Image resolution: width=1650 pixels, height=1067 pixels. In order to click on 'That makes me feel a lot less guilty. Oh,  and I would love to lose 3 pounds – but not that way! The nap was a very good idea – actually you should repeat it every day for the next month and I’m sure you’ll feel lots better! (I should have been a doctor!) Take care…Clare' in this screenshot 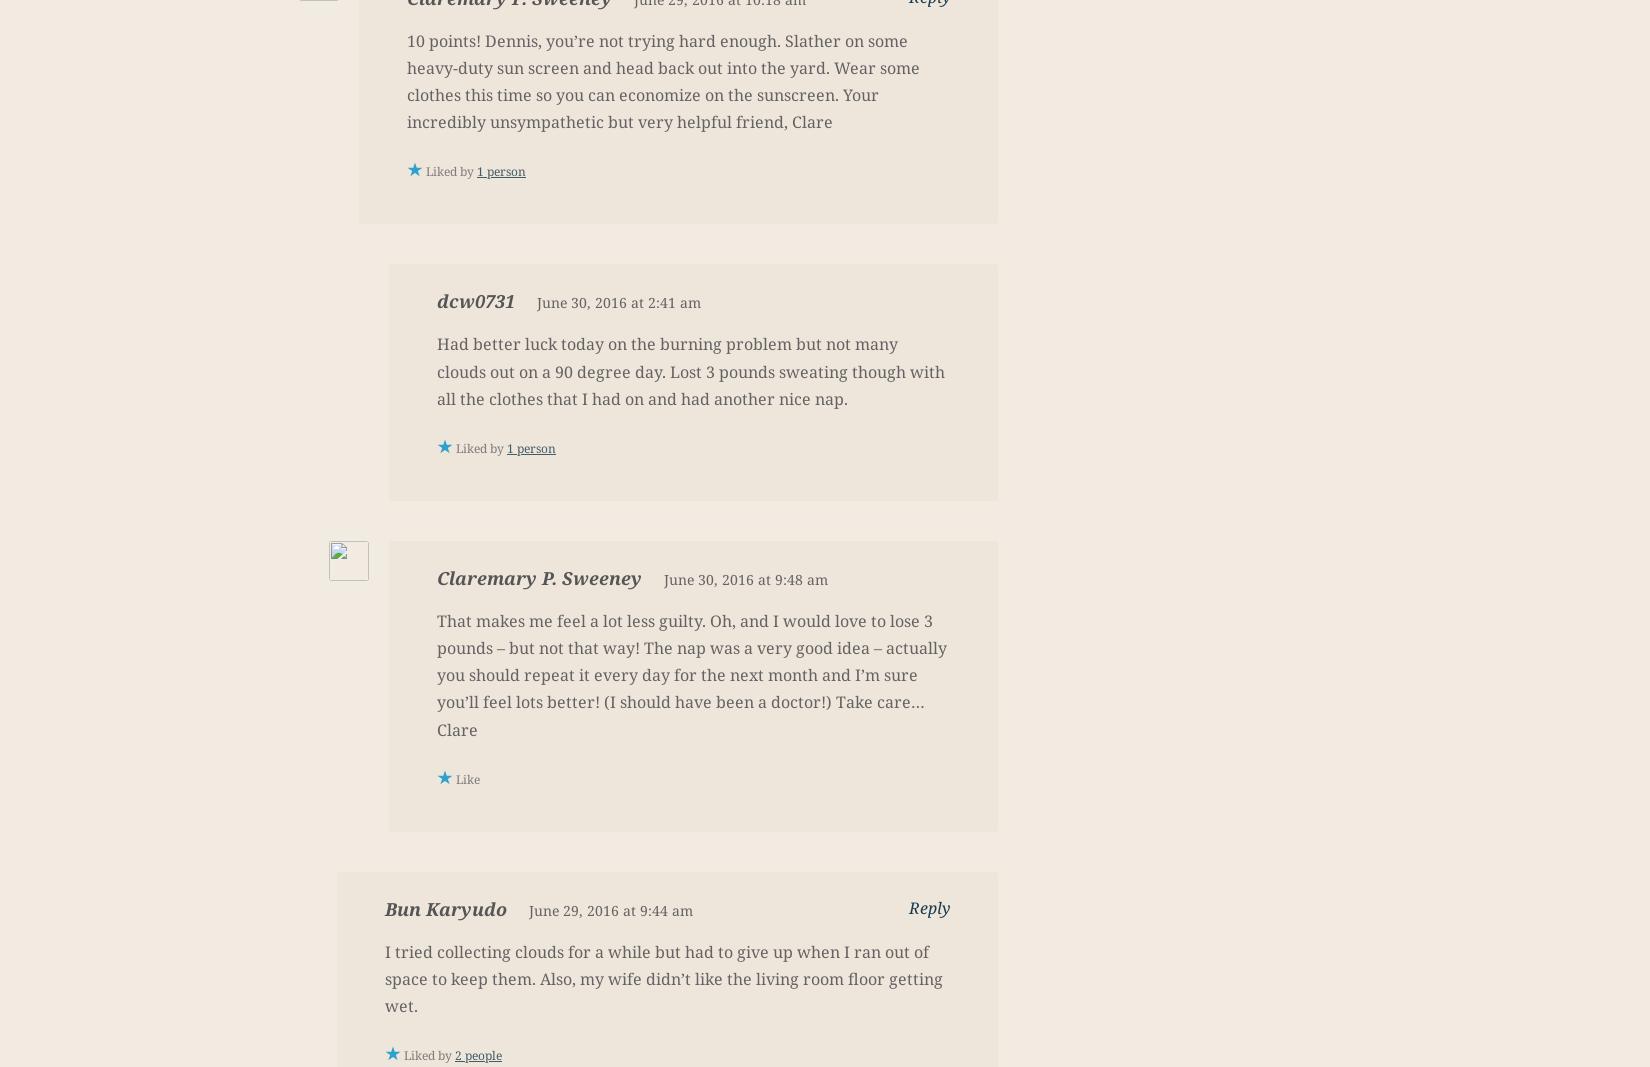, I will do `click(691, 674)`.